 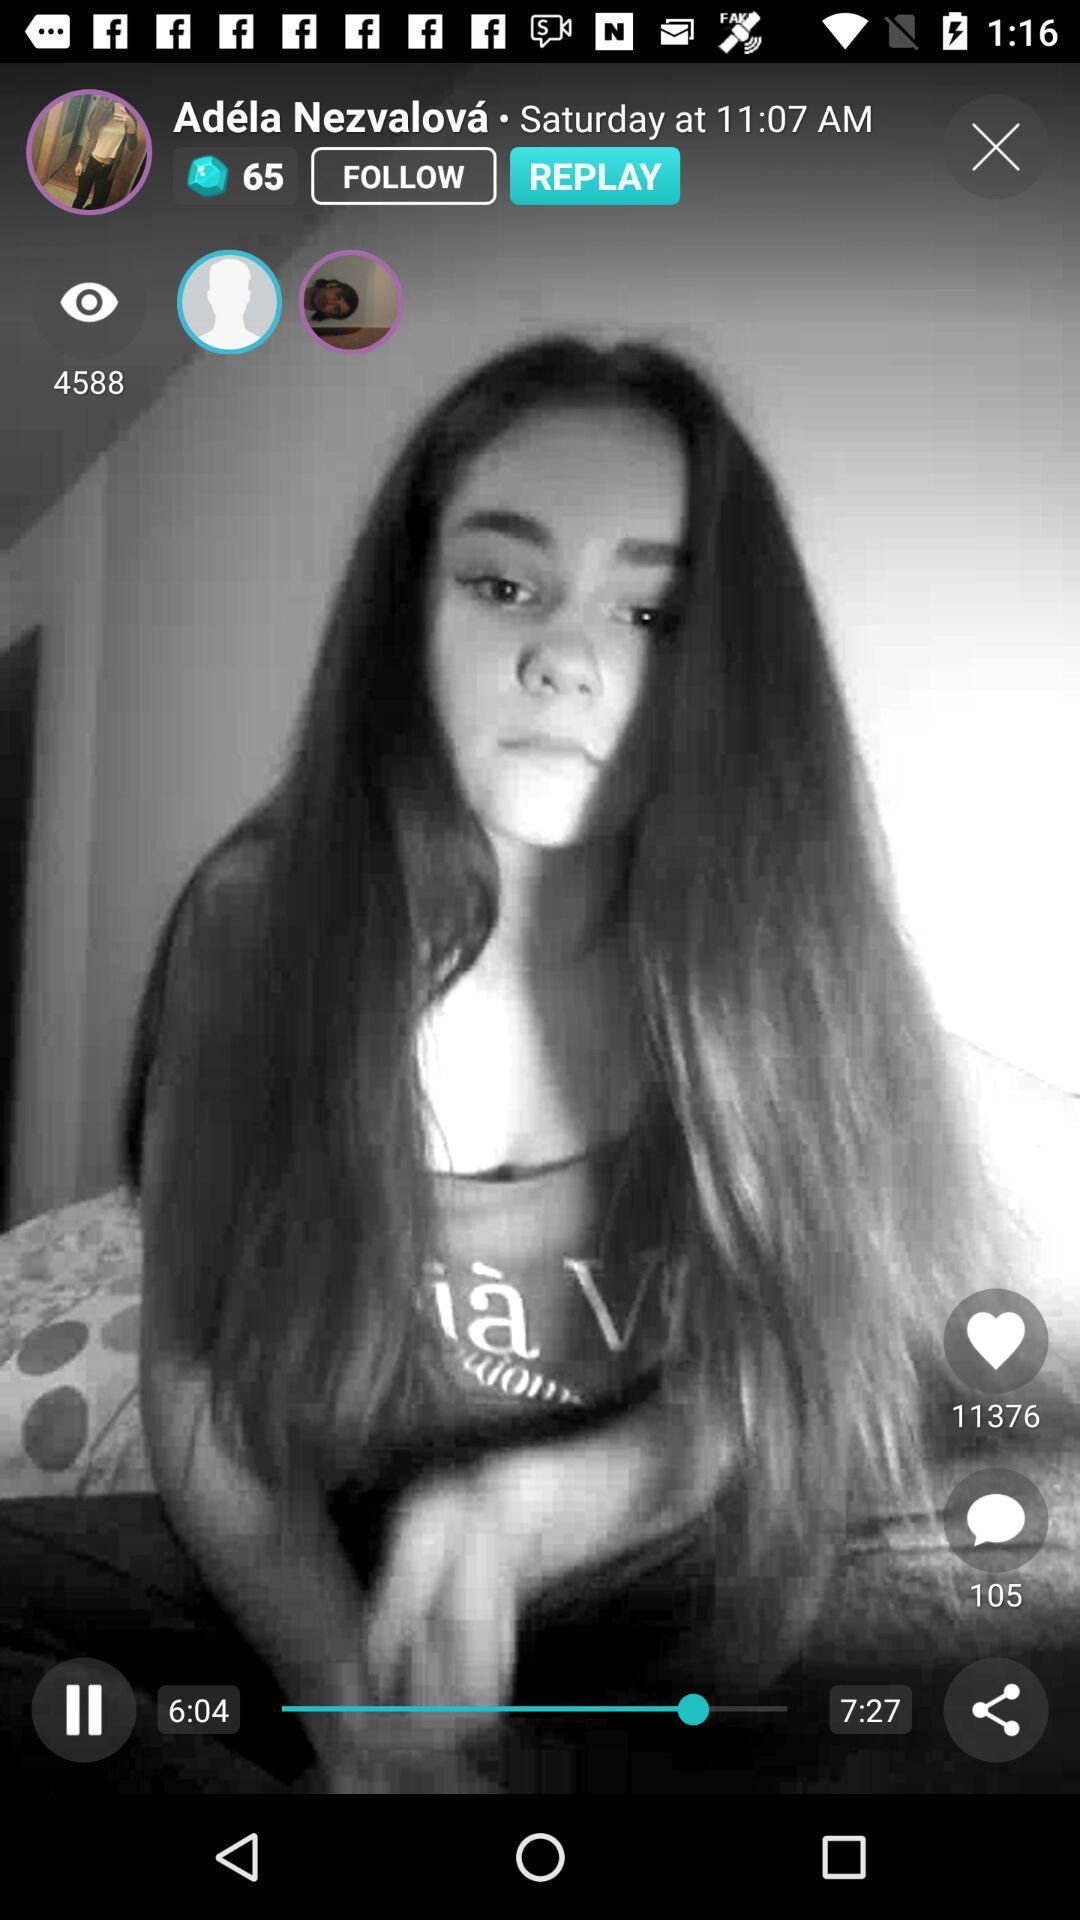 I want to click on click the message option, so click(x=995, y=1520).